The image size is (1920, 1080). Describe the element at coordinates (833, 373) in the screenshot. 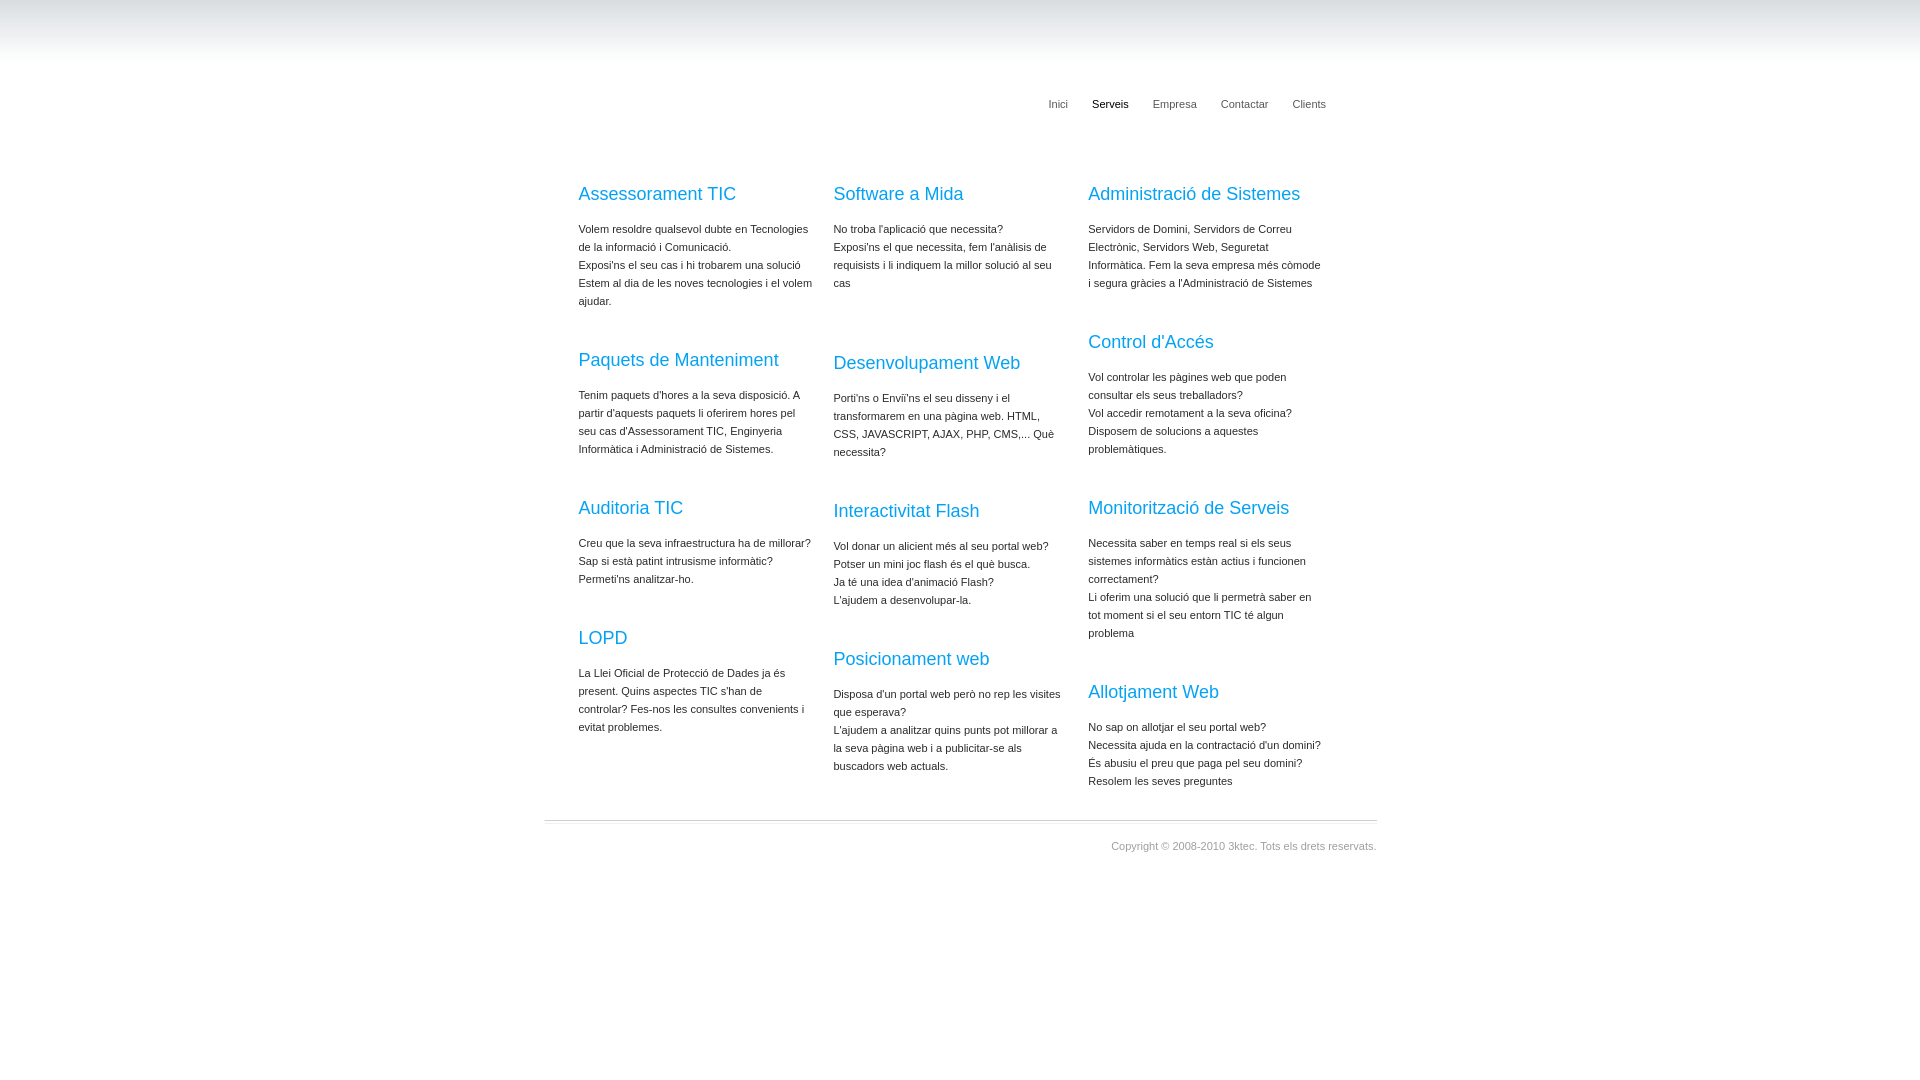

I see `'Desenvolupament Web'` at that location.